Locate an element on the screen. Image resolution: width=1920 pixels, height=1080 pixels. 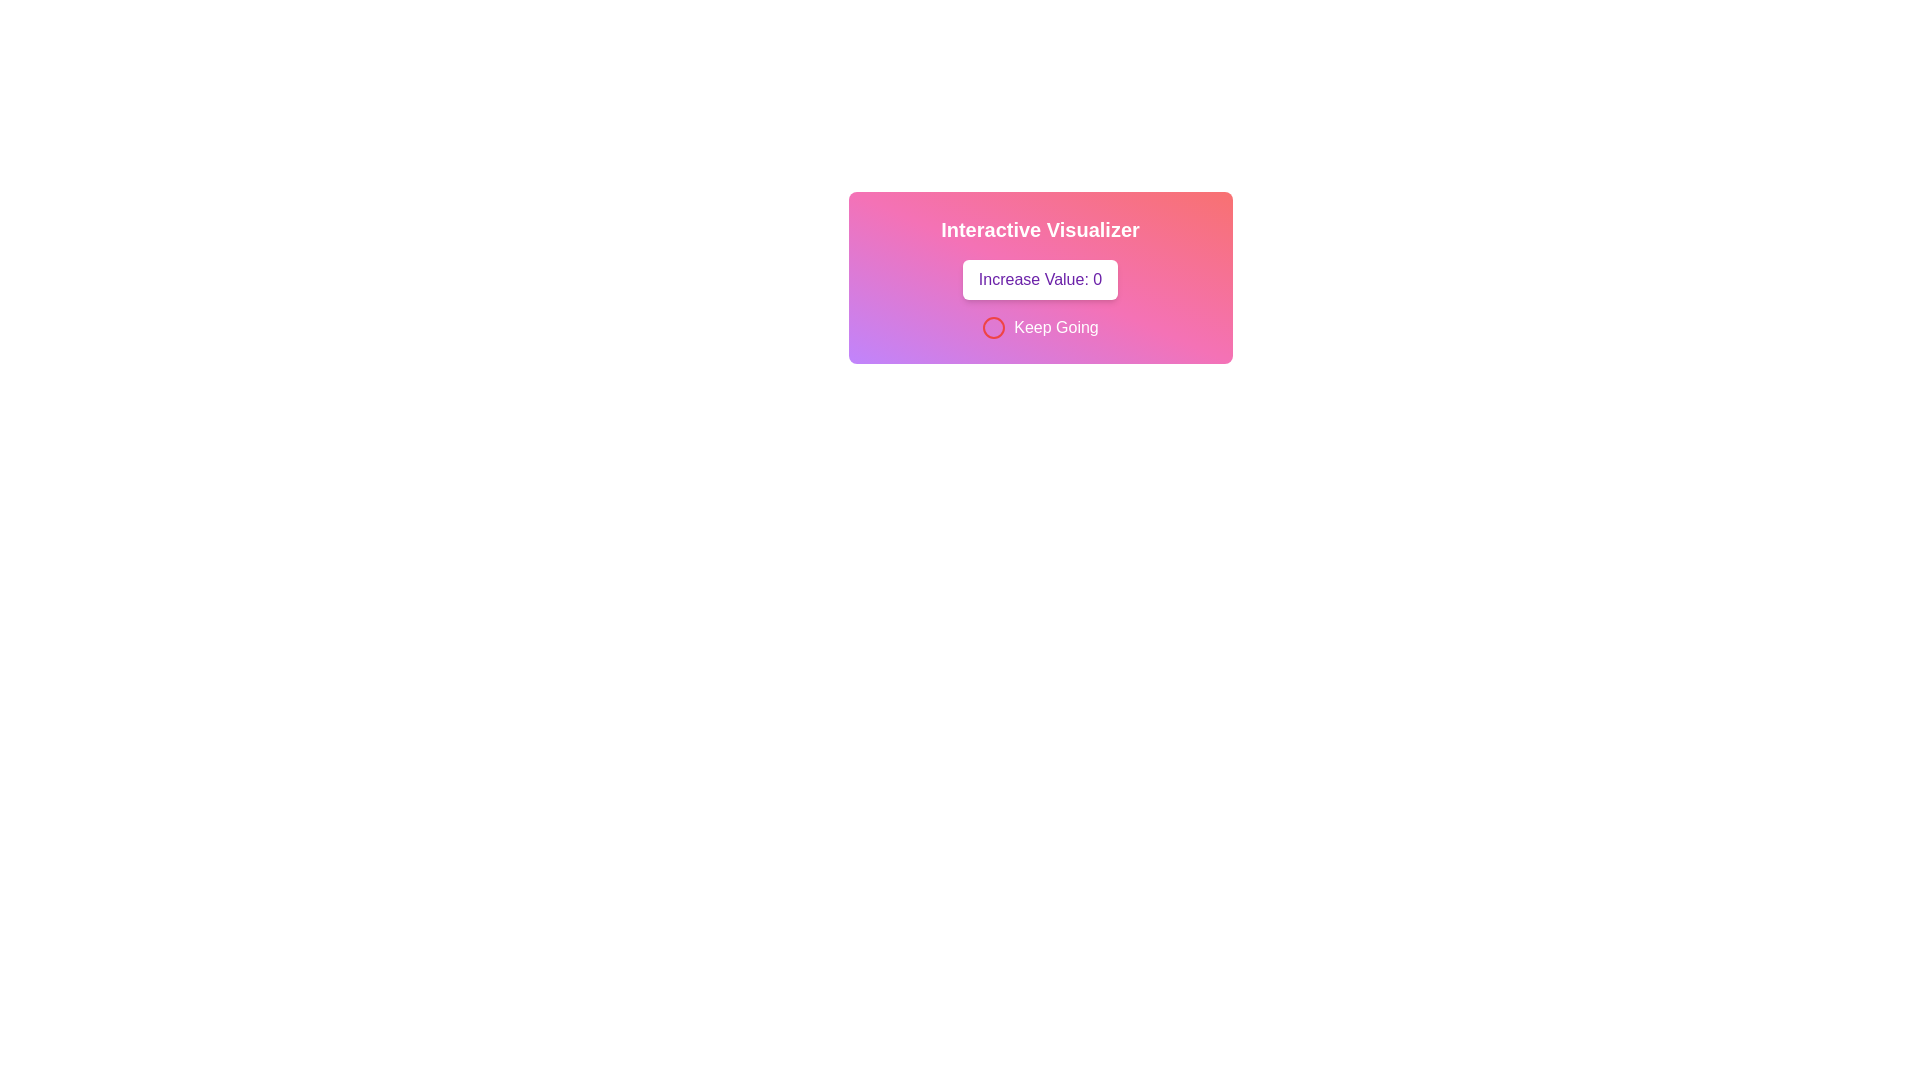
the interactive vector graphic circle located within the 'Keep Going' button, which has a thin border and a diameter of approximately 20 pixels is located at coordinates (994, 326).